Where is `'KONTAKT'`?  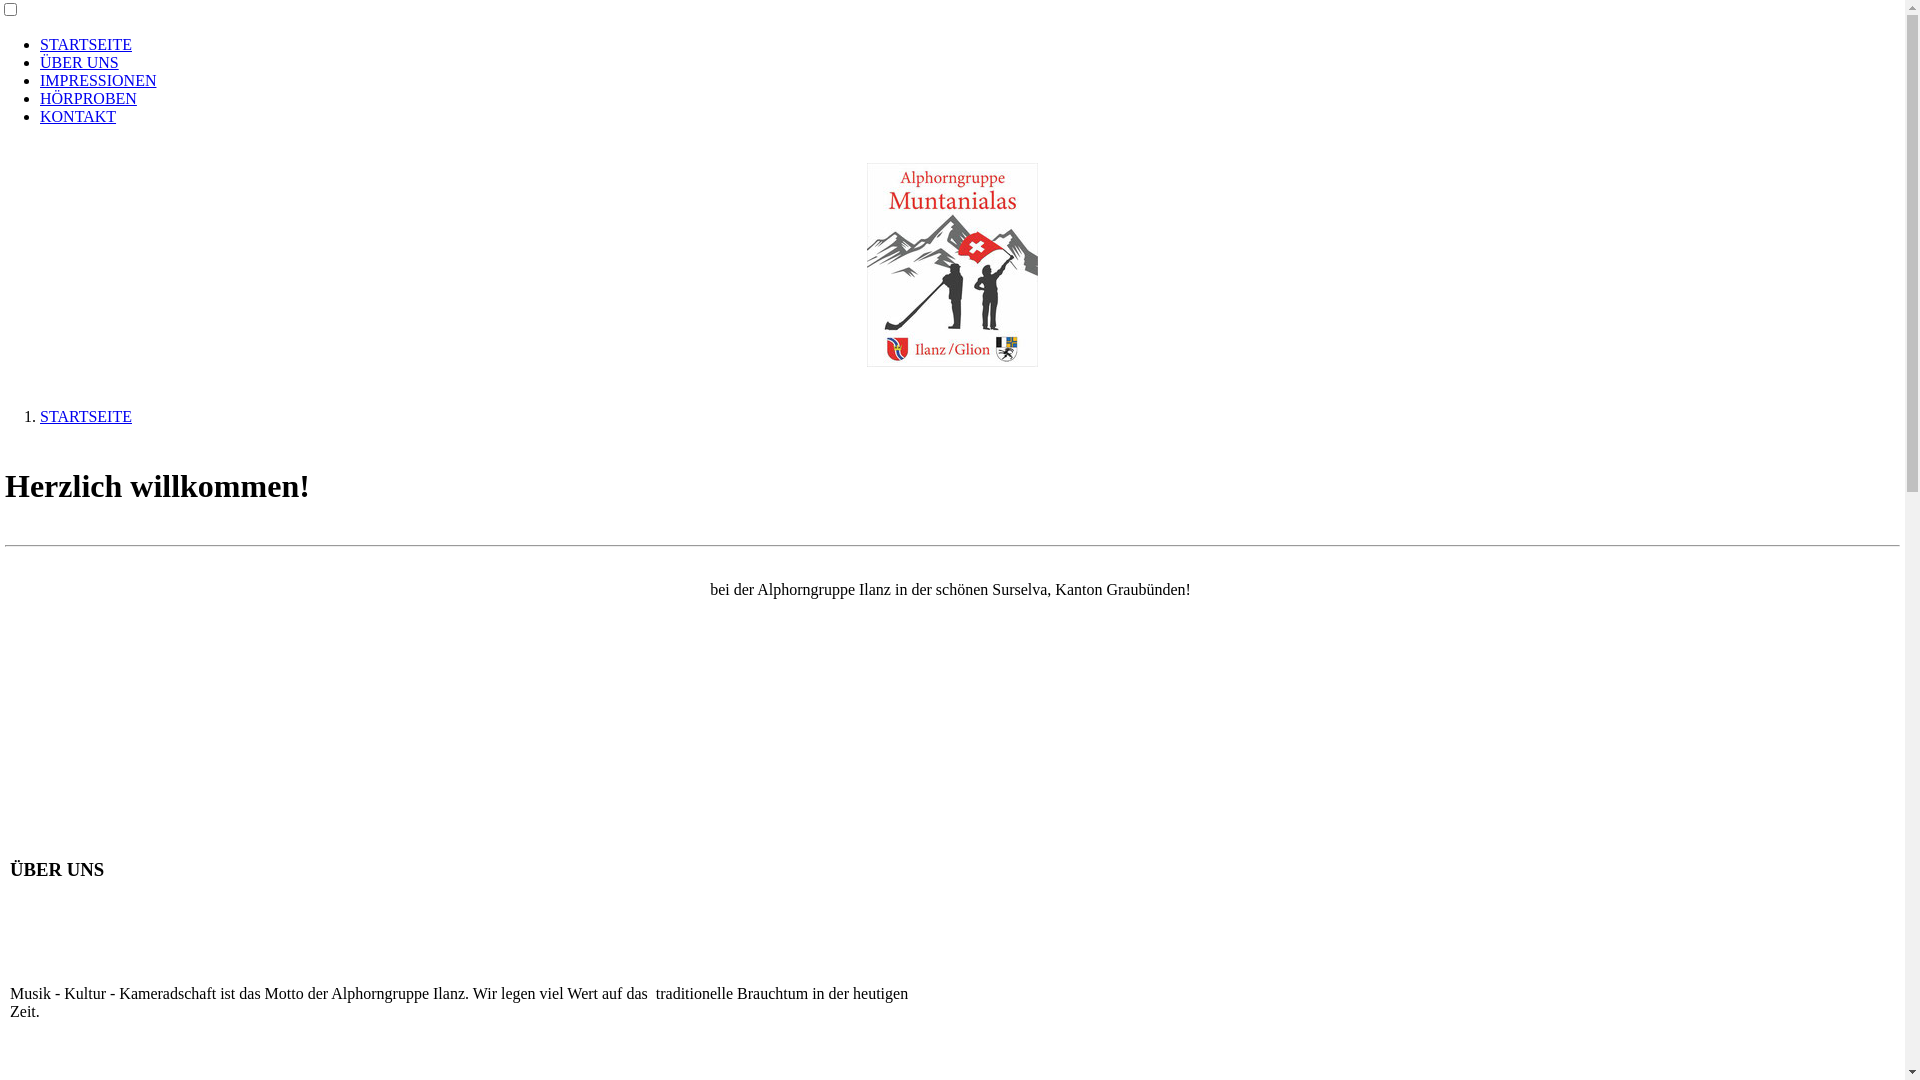
'KONTAKT' is located at coordinates (77, 116).